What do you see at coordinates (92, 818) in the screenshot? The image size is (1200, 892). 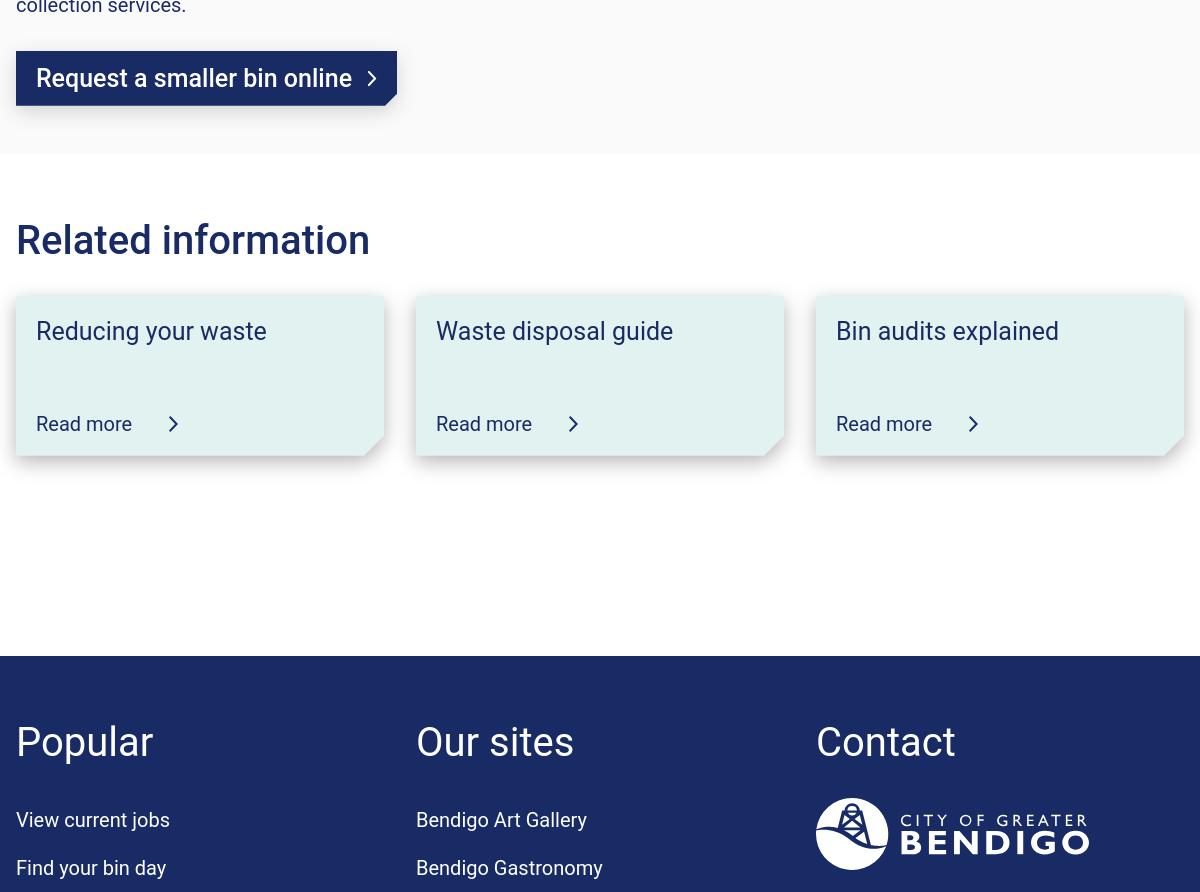 I see `'View current jobs'` at bounding box center [92, 818].